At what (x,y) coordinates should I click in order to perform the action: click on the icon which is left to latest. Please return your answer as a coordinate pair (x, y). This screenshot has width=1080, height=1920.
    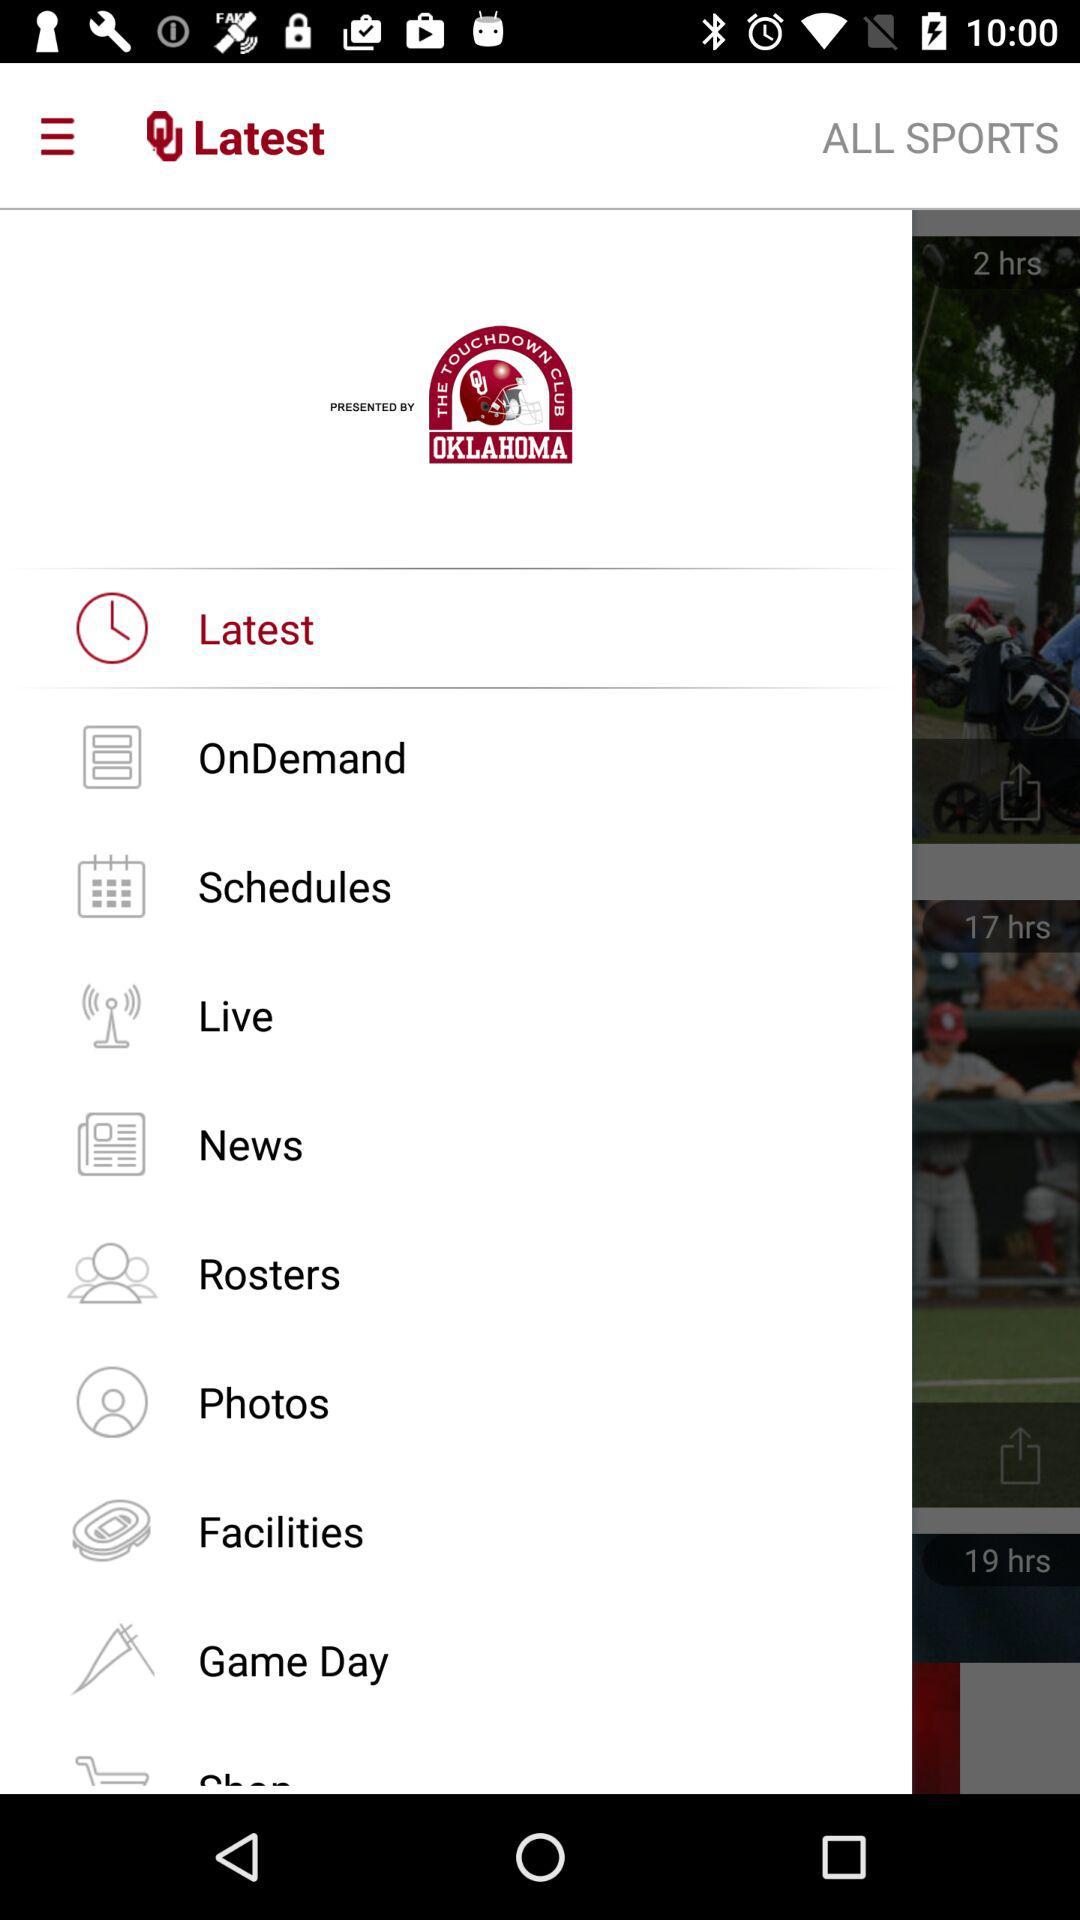
    Looking at the image, I should click on (111, 627).